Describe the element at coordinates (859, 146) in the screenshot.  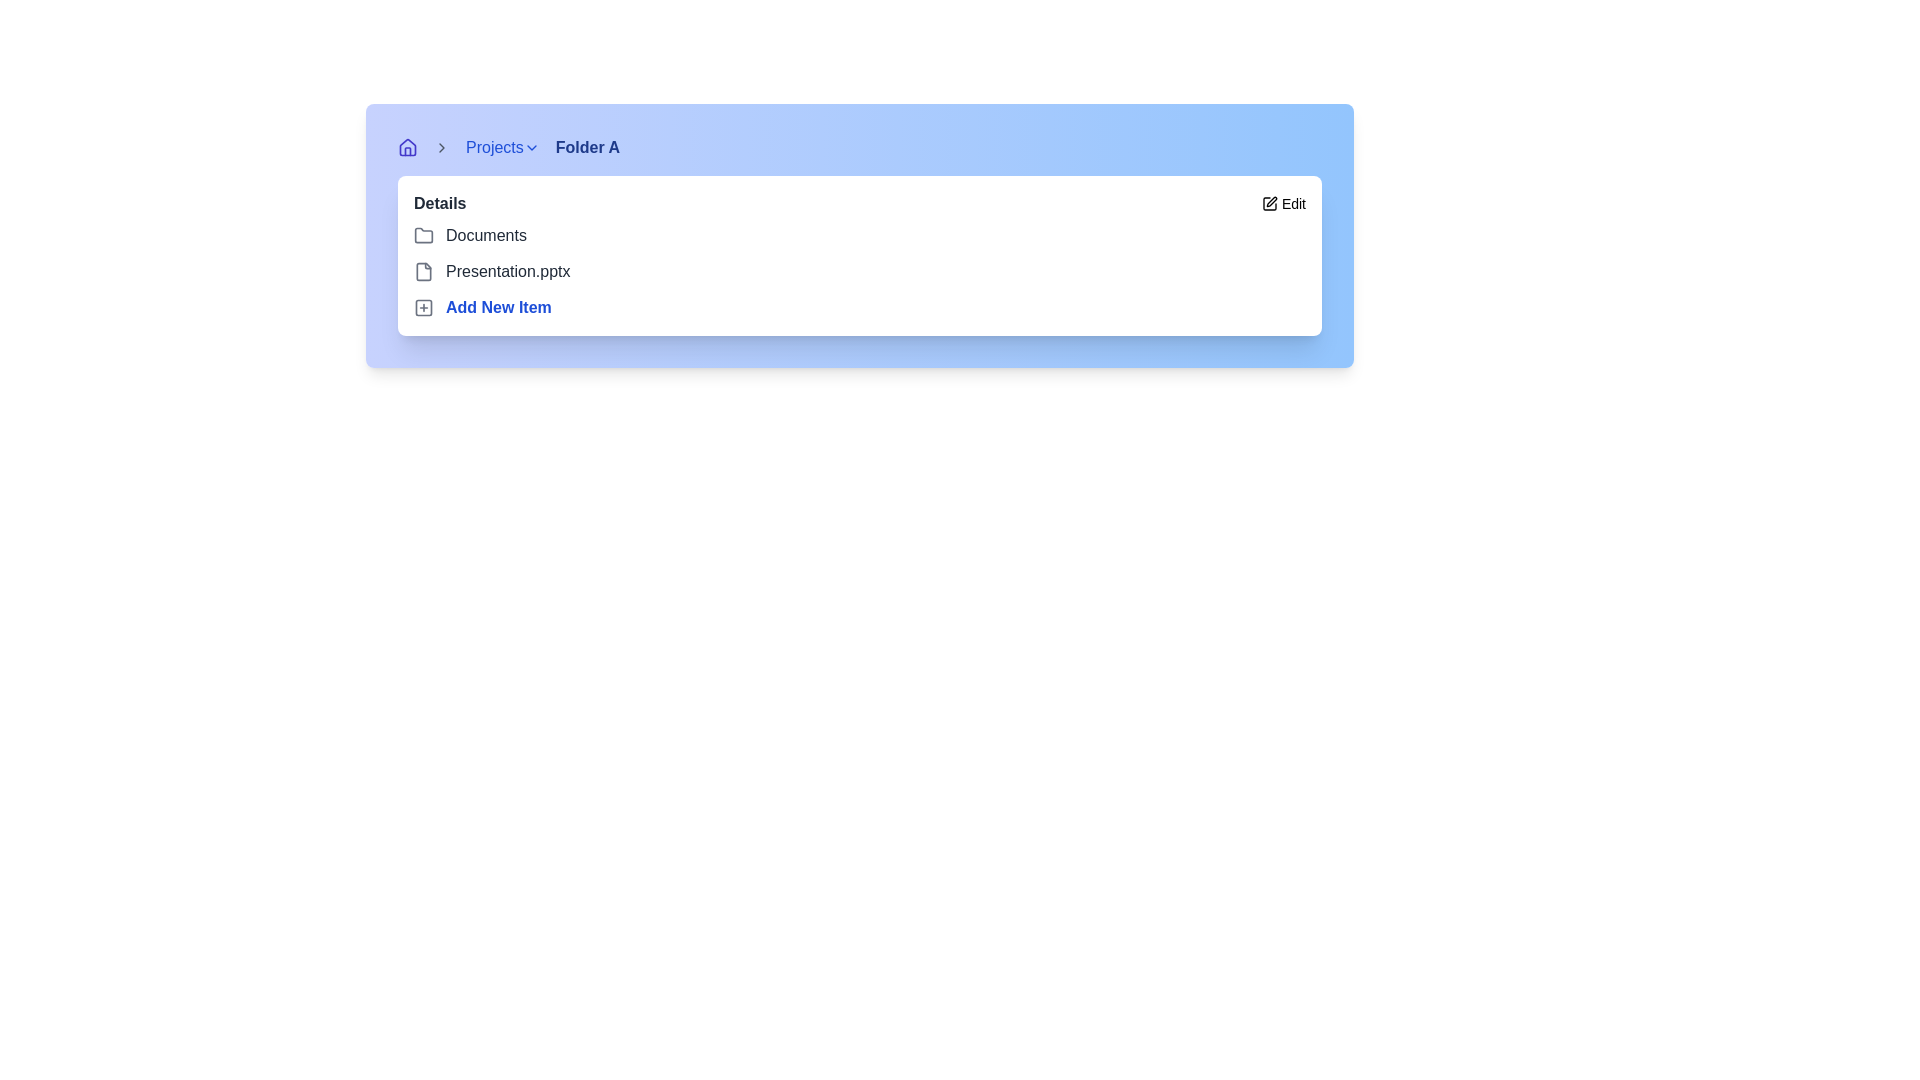
I see `the dropdown indicator of the Breadcrumb Navigation` at that location.